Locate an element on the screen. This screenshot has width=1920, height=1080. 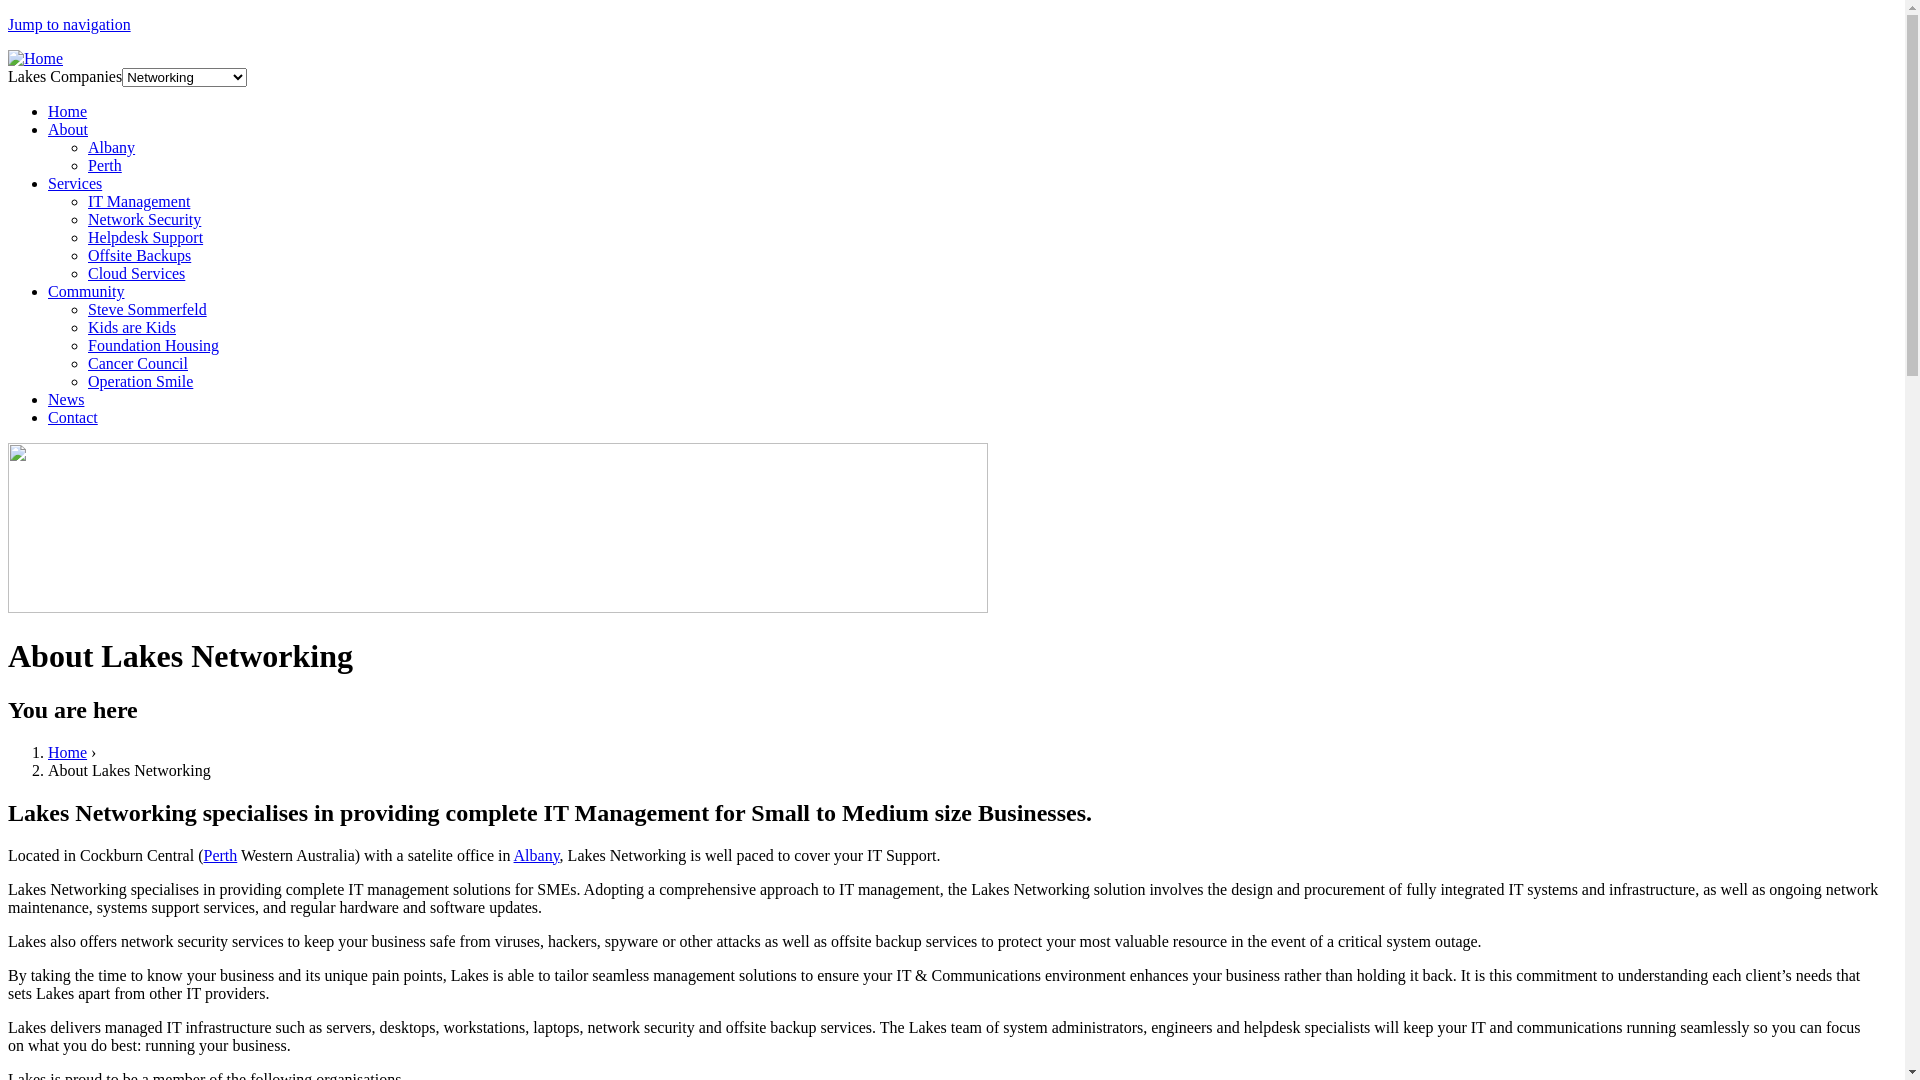
'Perth' is located at coordinates (220, 855).